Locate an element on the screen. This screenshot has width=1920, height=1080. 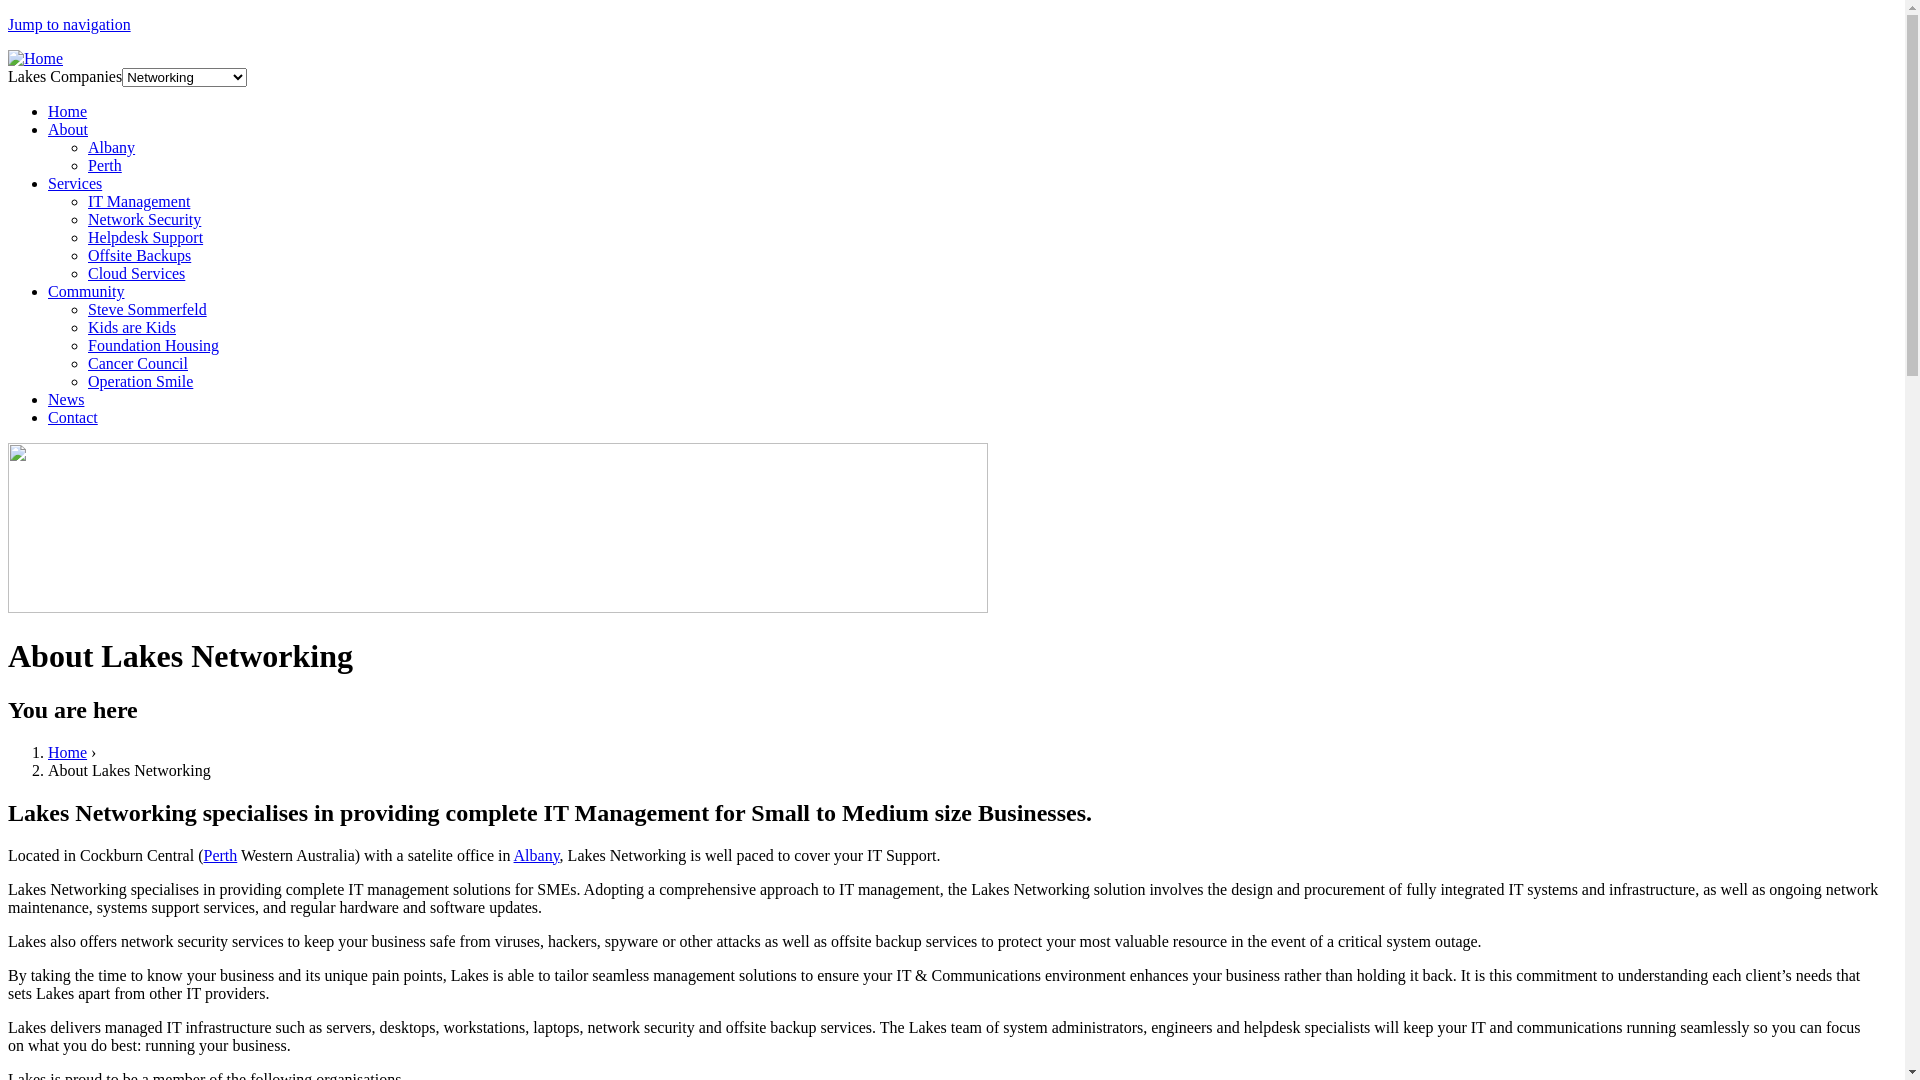
'Perth' is located at coordinates (220, 855).